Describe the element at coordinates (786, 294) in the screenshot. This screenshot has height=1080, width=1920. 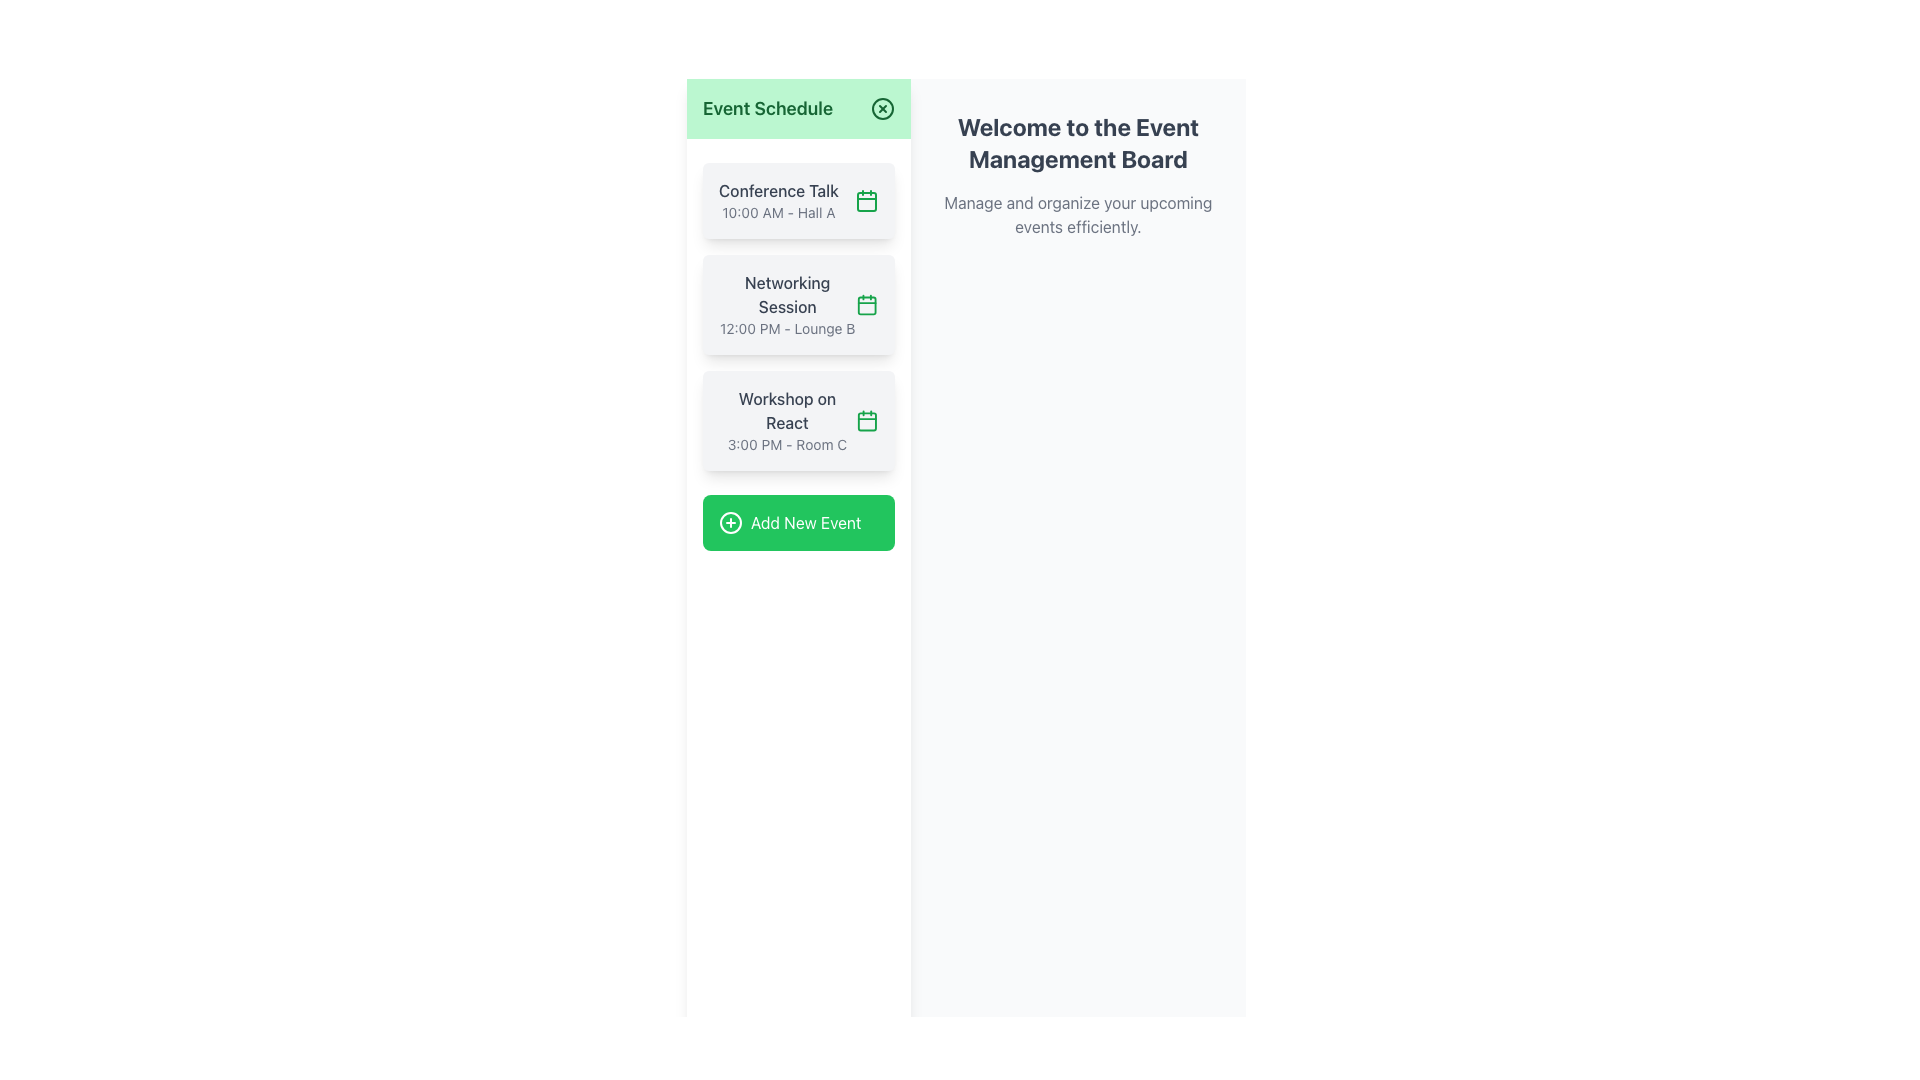
I see `text content of the title or header Text Label located in the second card of the 'Event Schedule' list, positioned above '12:00 PM - Lounge B'` at that location.